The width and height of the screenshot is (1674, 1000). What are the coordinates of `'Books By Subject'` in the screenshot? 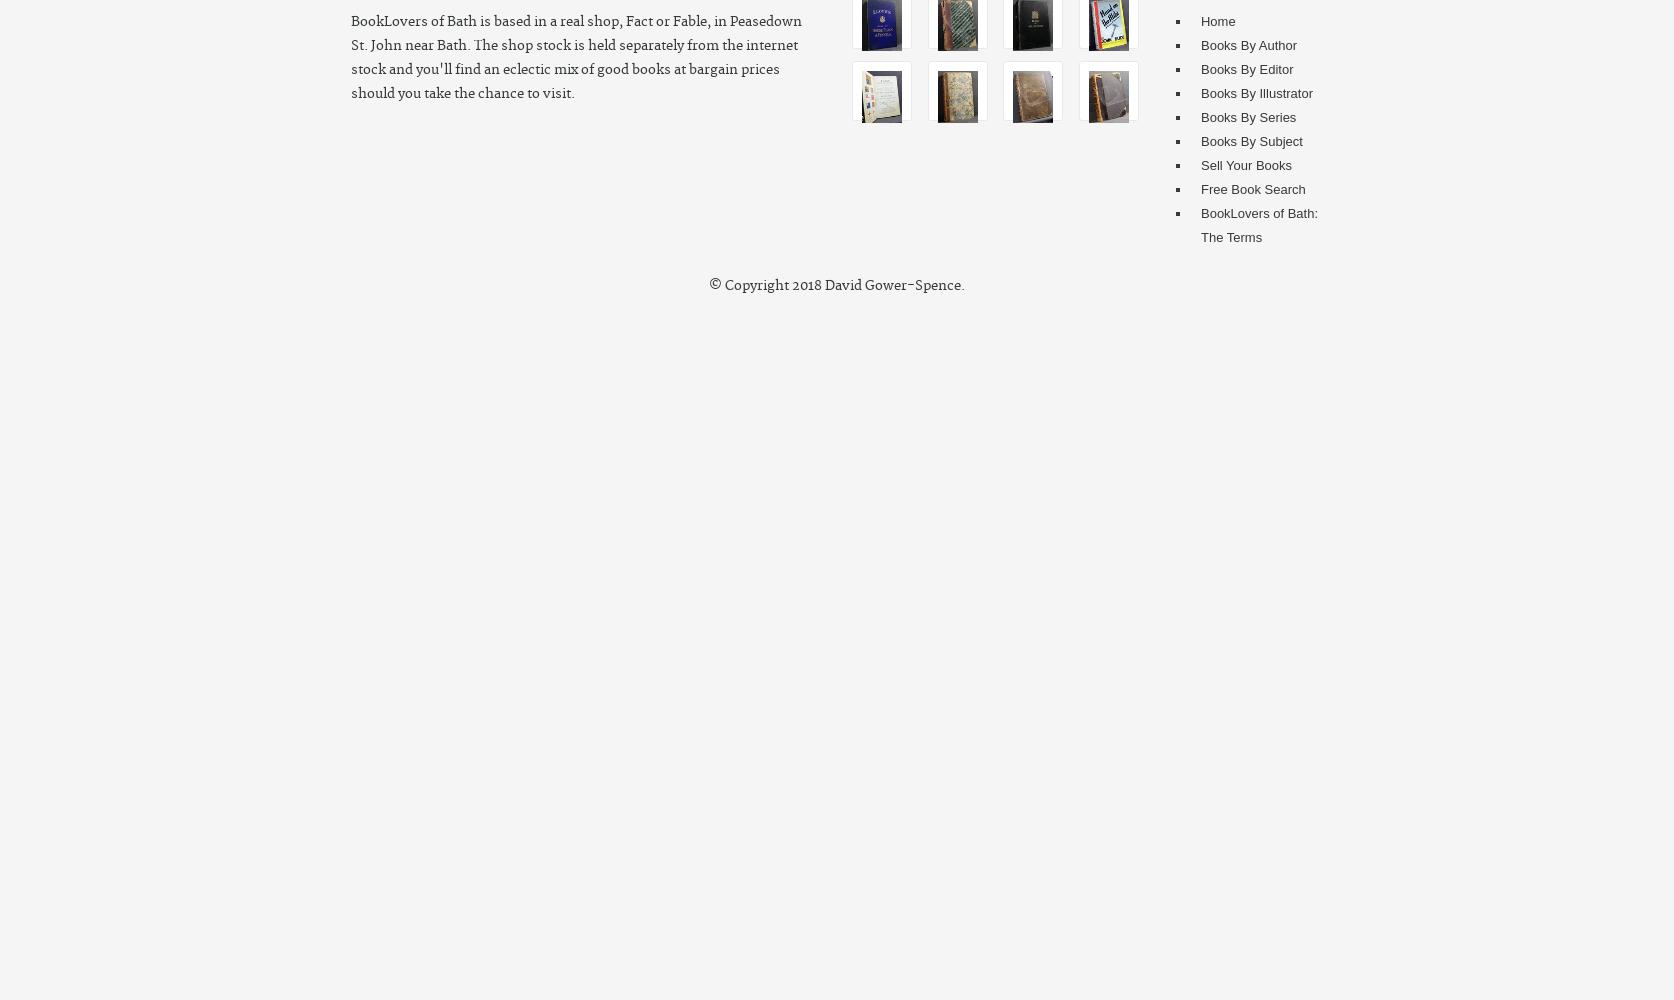 It's located at (1250, 141).